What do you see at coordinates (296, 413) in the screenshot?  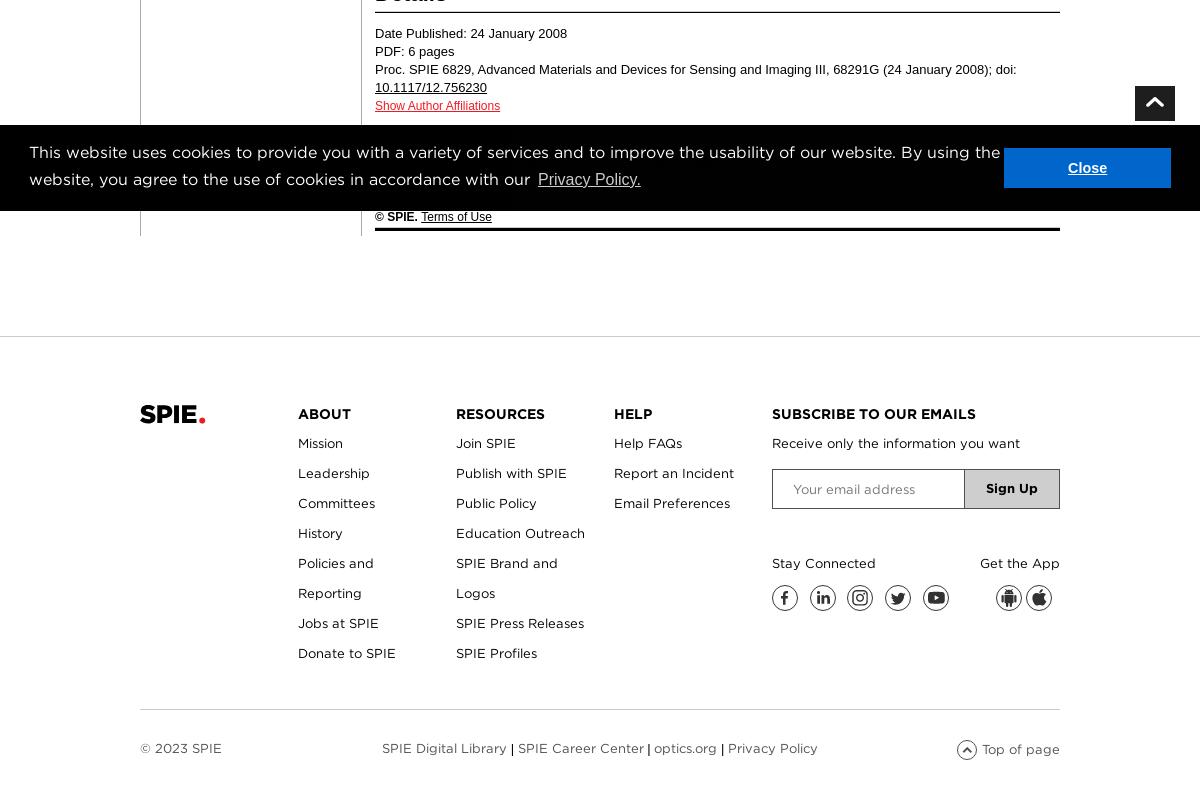 I see `'ABOUT'` at bounding box center [296, 413].